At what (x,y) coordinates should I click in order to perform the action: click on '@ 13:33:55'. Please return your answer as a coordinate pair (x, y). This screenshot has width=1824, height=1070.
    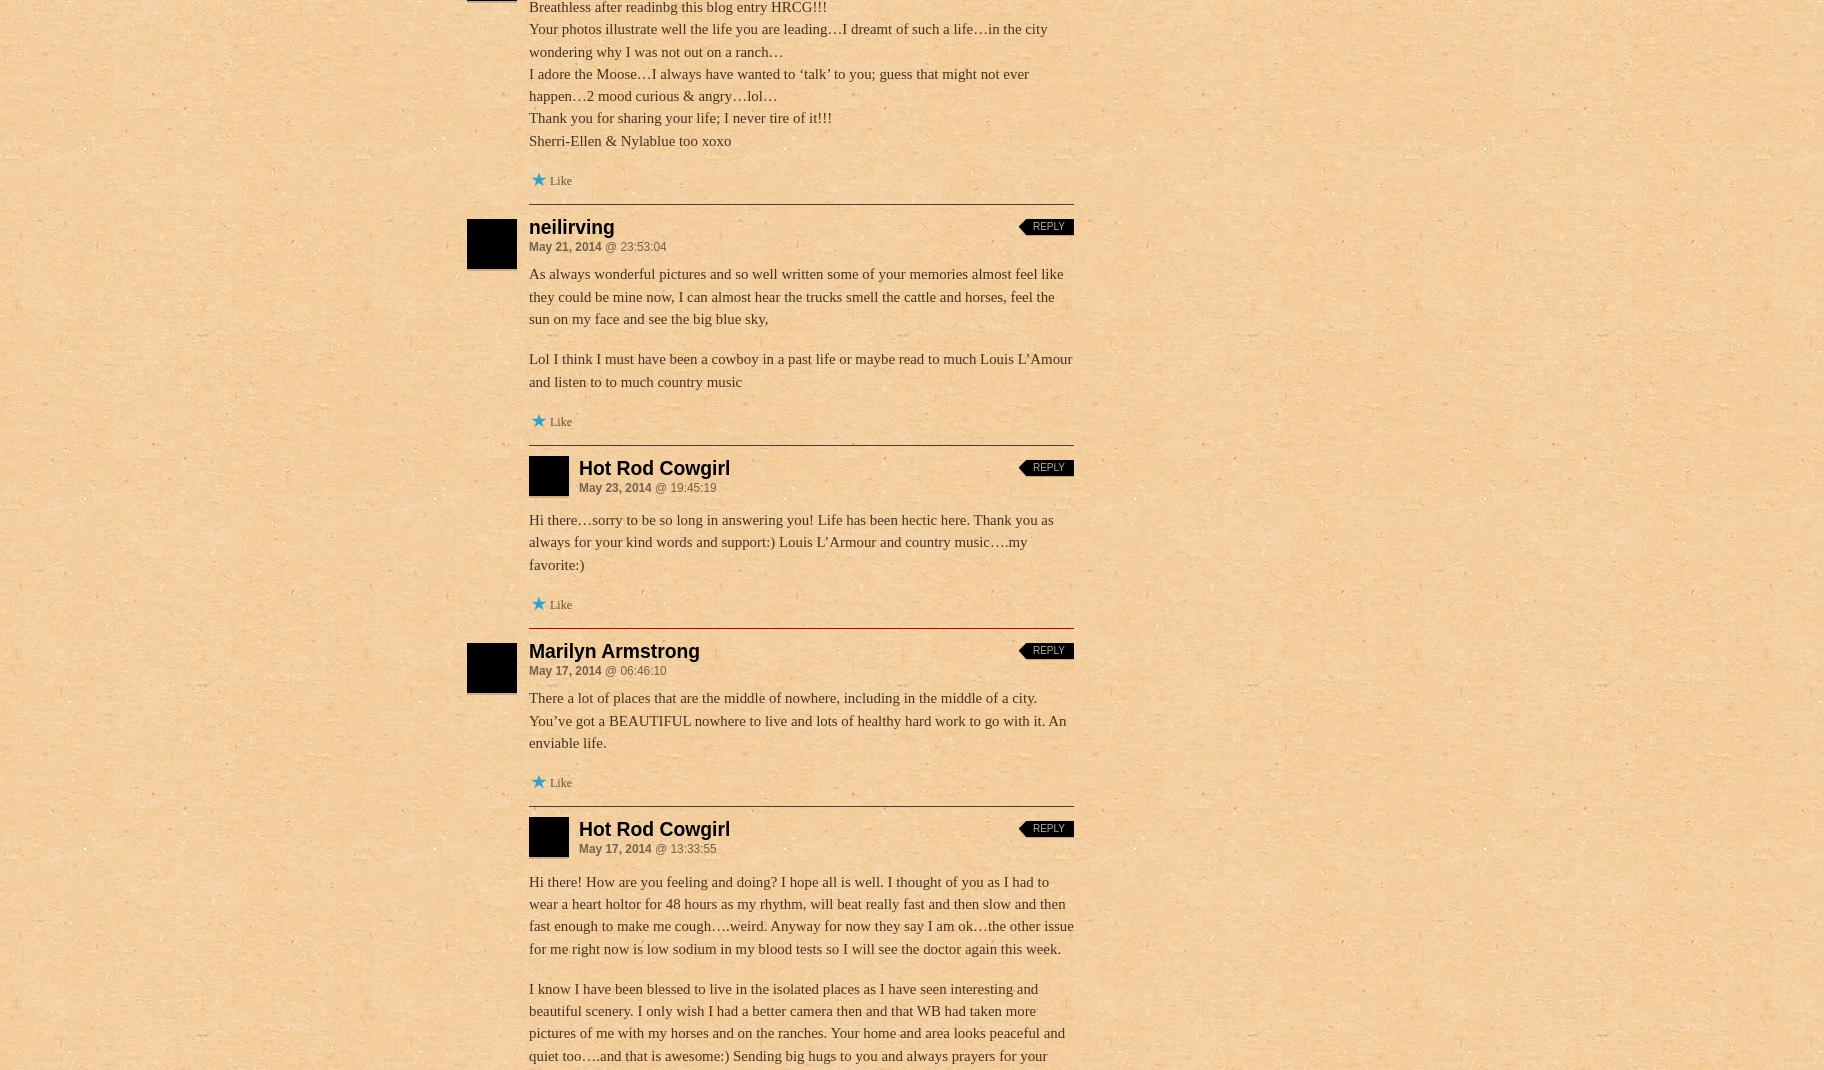
    Looking at the image, I should click on (649, 849).